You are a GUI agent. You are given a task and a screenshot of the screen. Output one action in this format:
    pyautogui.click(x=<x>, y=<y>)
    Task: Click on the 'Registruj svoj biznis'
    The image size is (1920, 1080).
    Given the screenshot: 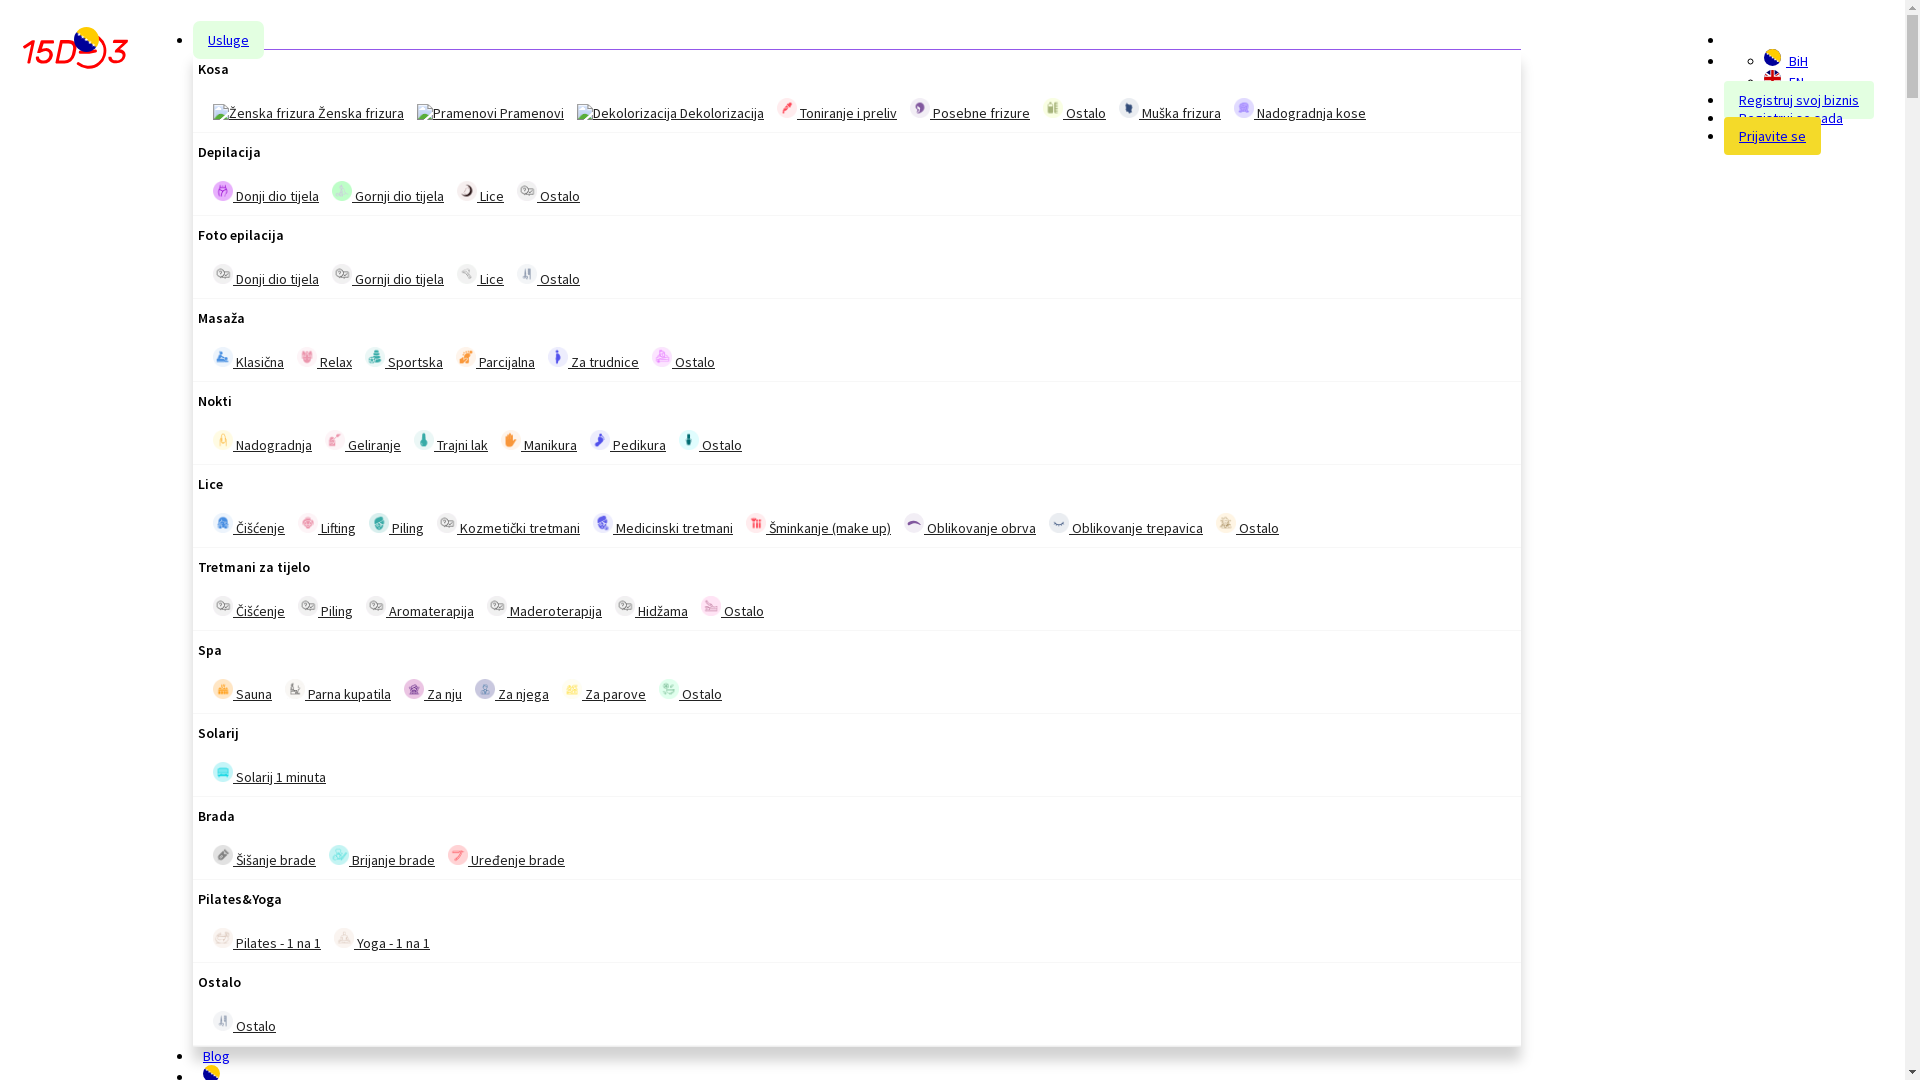 What is the action you would take?
    pyautogui.click(x=1799, y=100)
    